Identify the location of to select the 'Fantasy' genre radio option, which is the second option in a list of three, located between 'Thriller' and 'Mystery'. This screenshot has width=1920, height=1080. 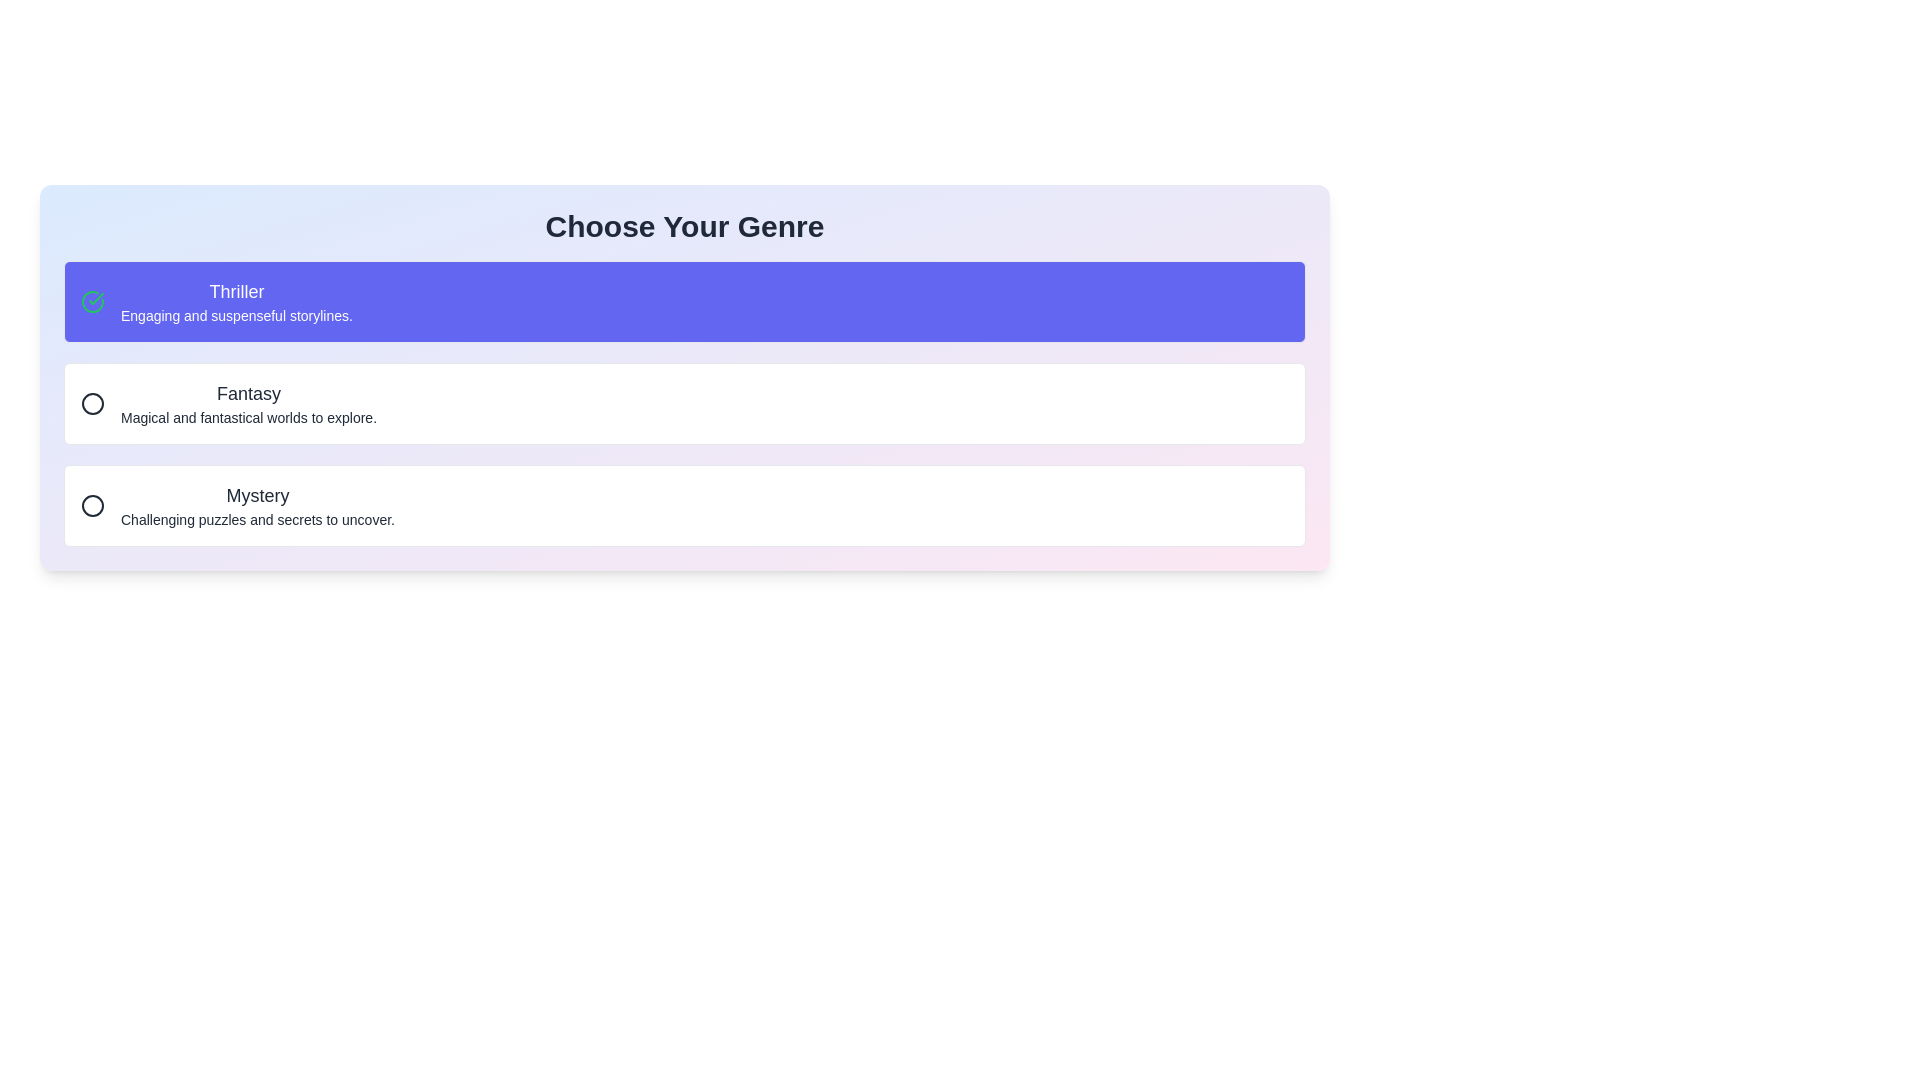
(685, 404).